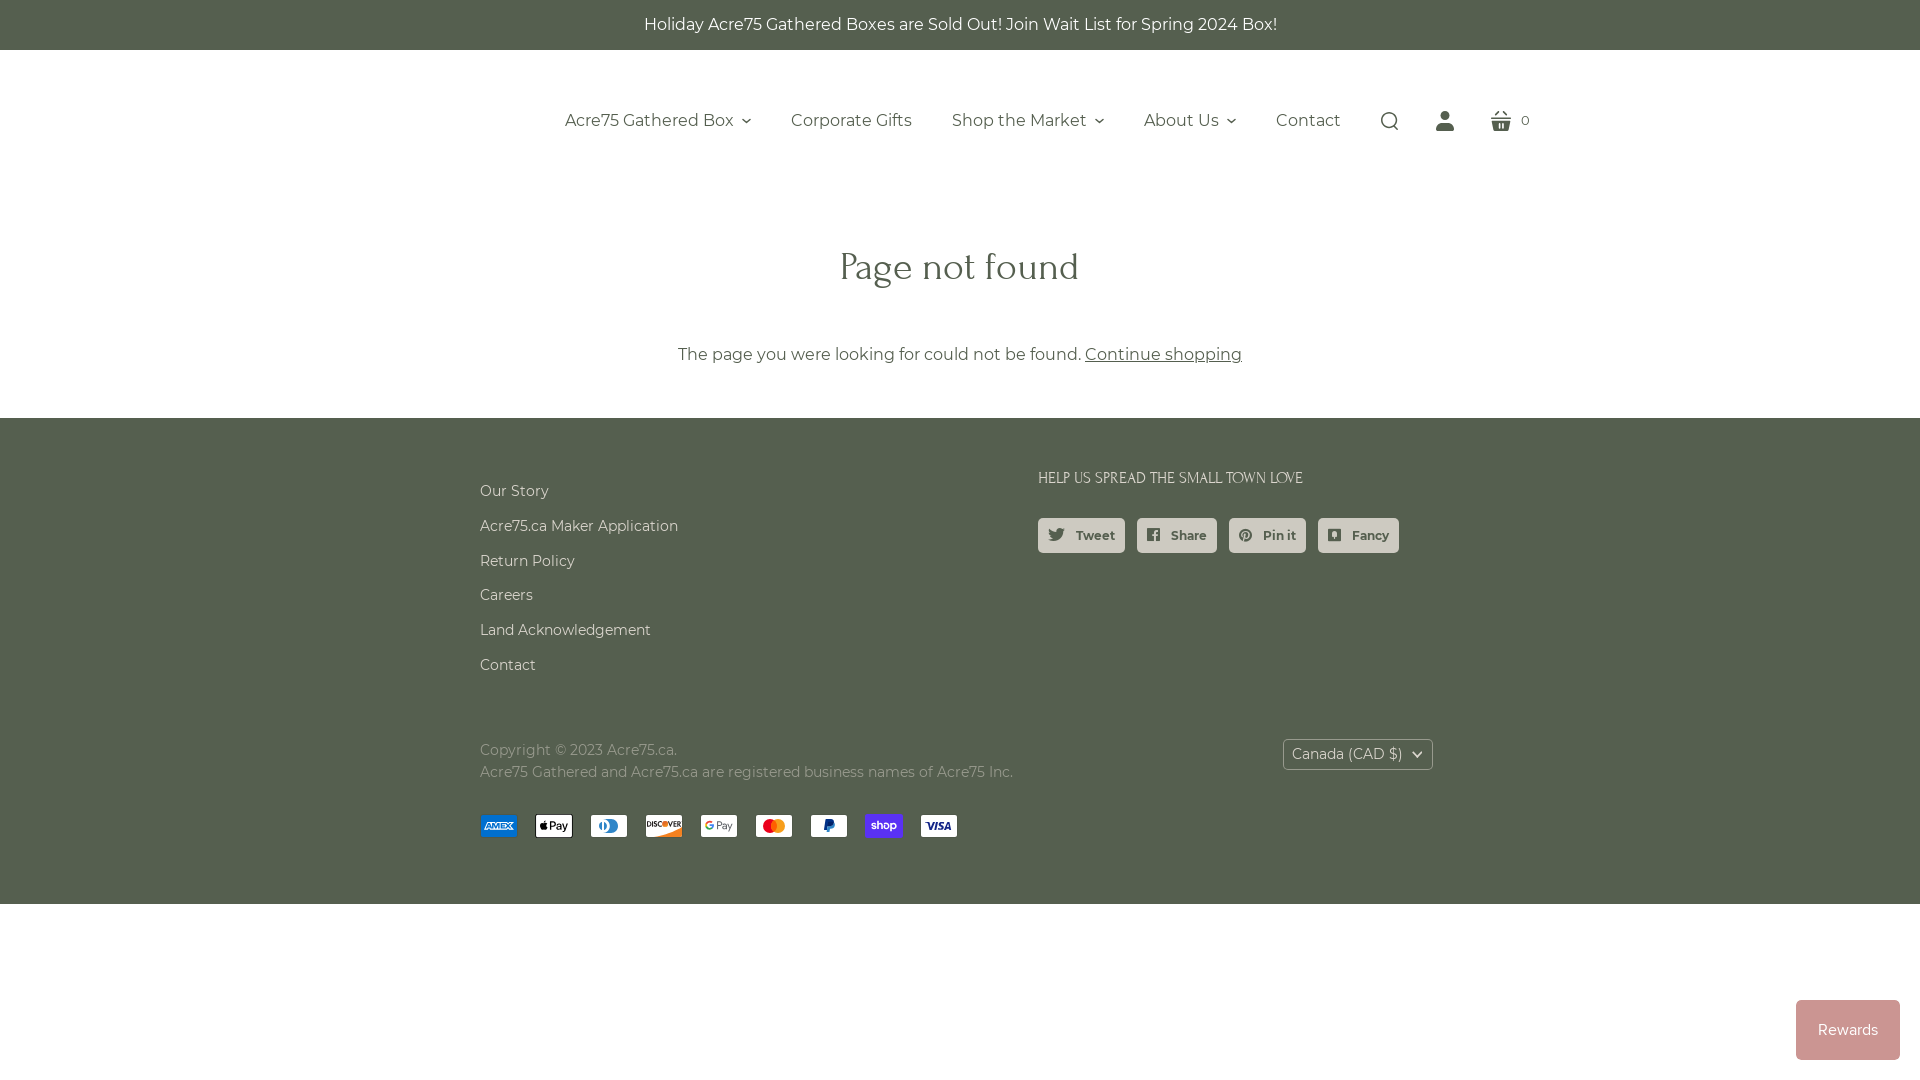  Describe the element at coordinates (578, 524) in the screenshot. I see `'Acre75.ca Maker Application'` at that location.